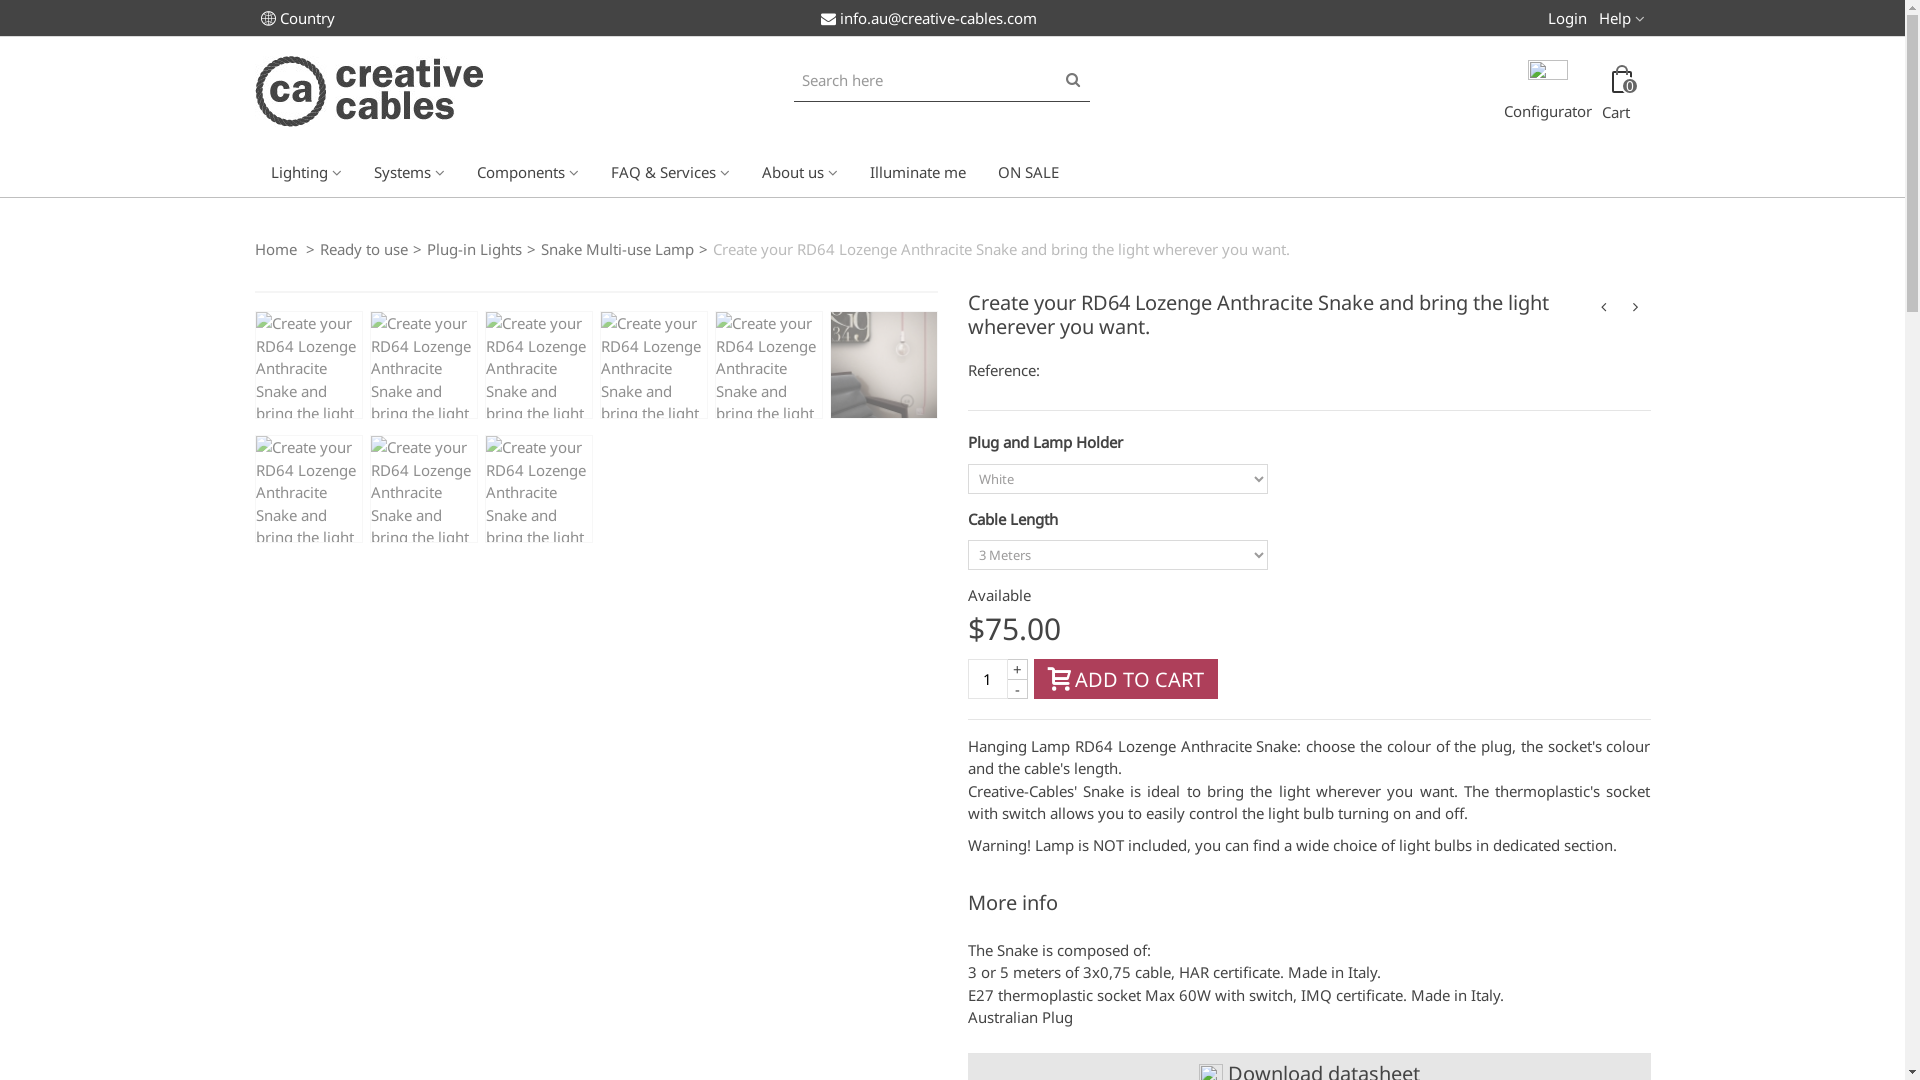 Image resolution: width=1920 pixels, height=1080 pixels. What do you see at coordinates (916, 169) in the screenshot?
I see `'Illuminate me'` at bounding box center [916, 169].